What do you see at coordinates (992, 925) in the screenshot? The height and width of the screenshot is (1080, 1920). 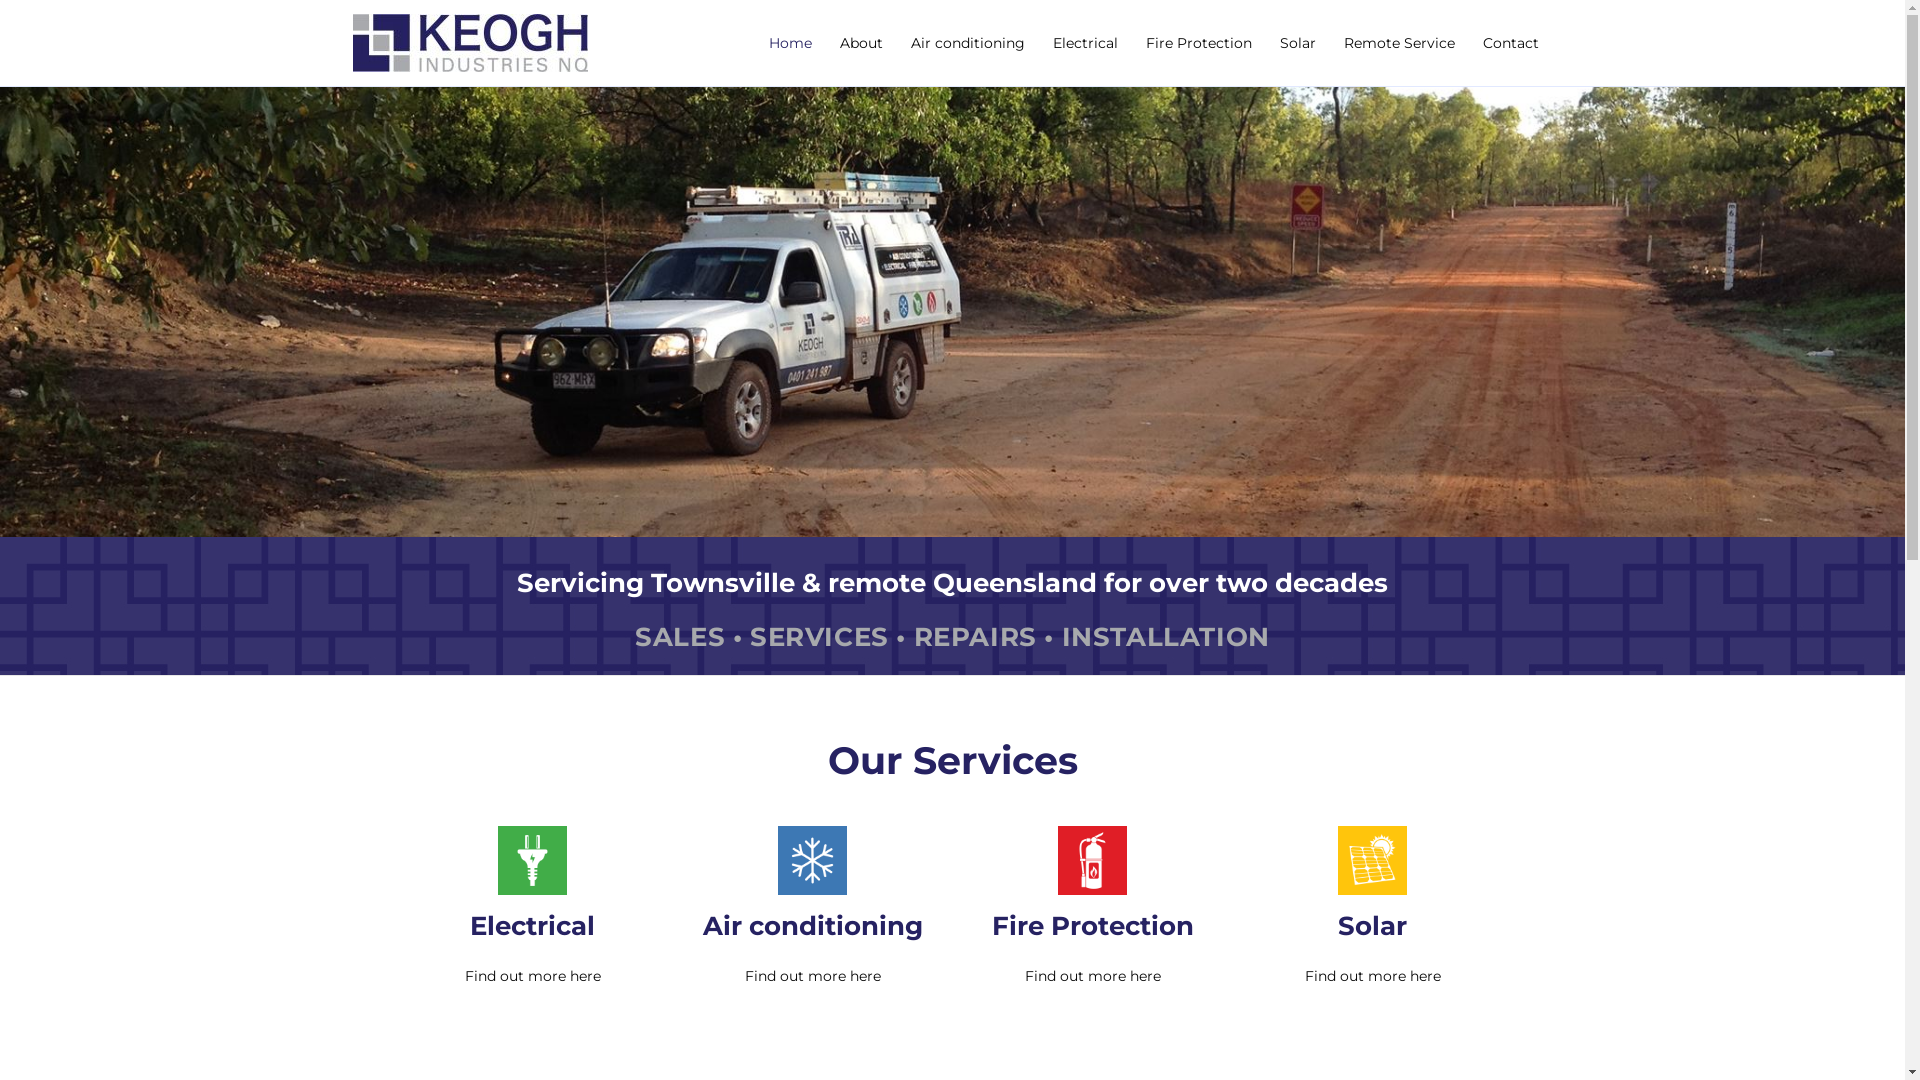 I see `'Fire Protection'` at bounding box center [992, 925].